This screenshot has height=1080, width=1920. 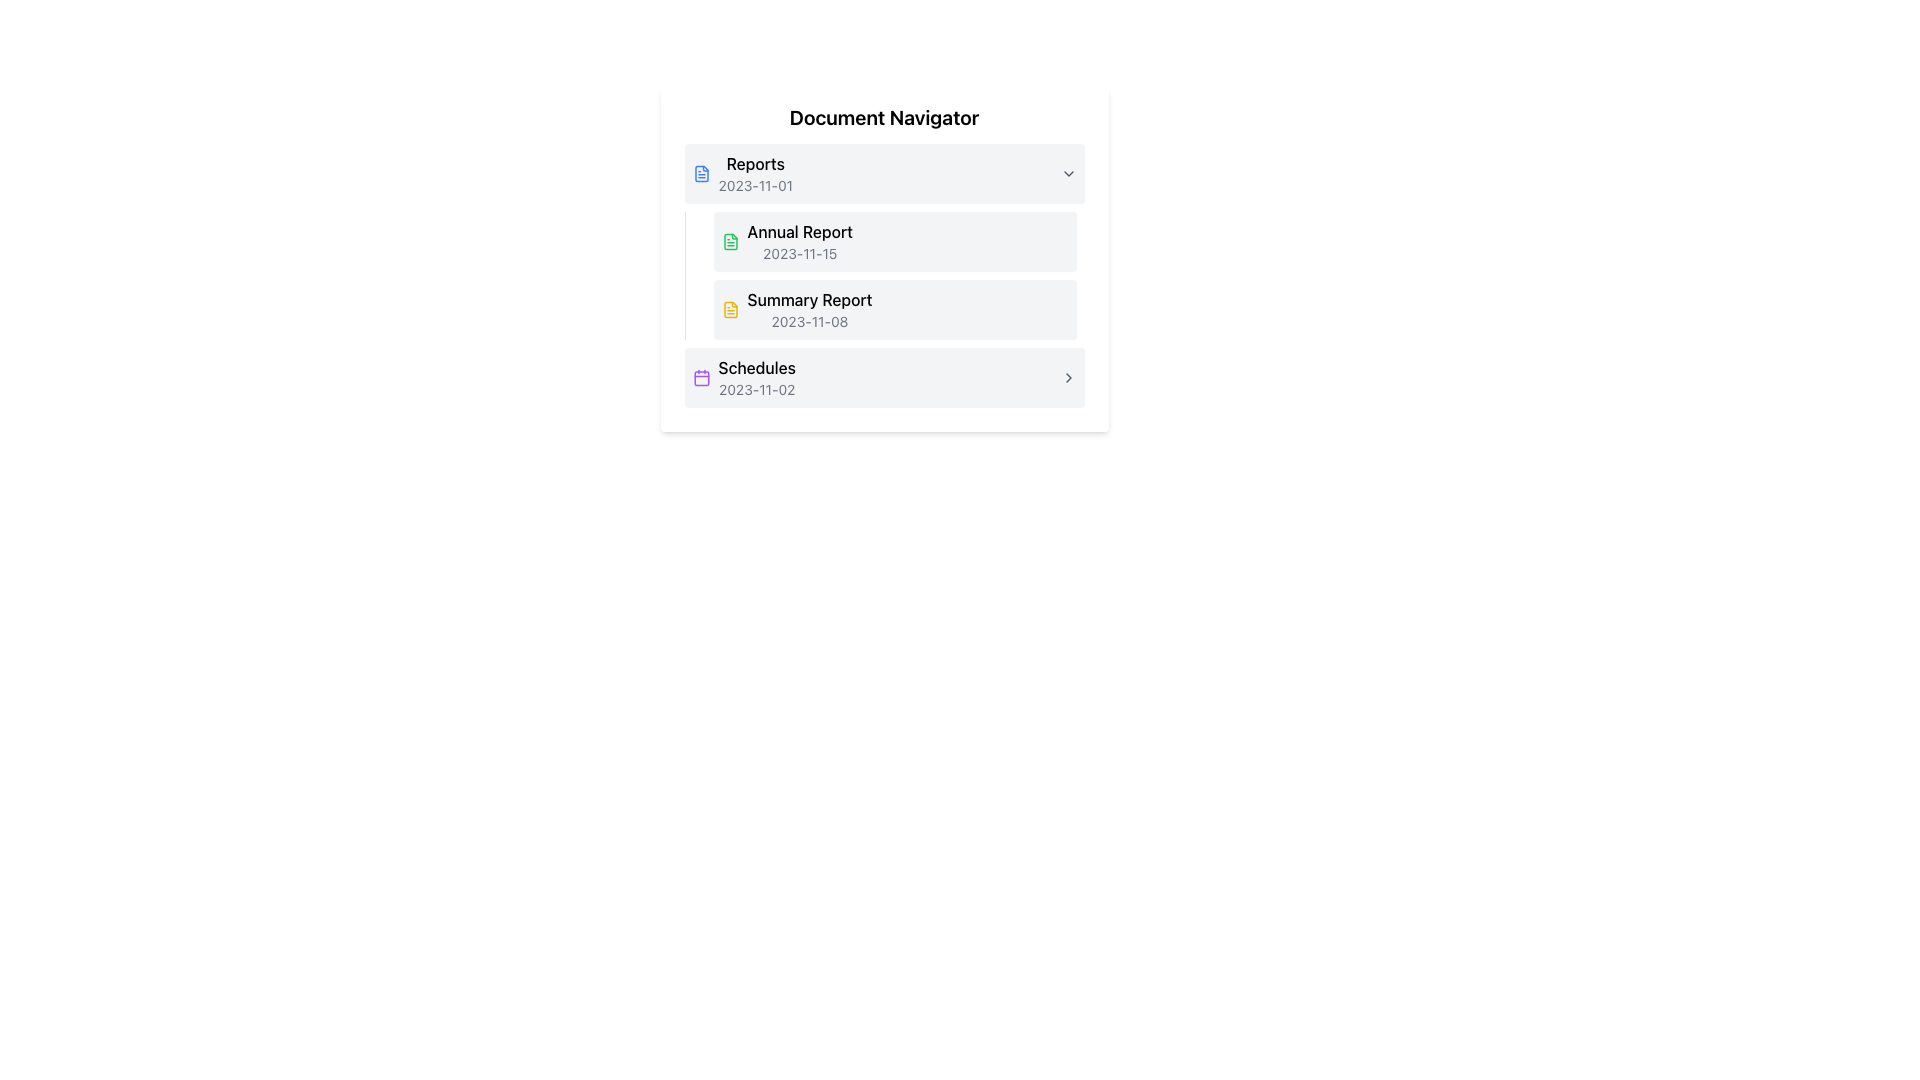 I want to click on the 'Reports' label in the 'Document Navigator' interface, so click(x=754, y=163).